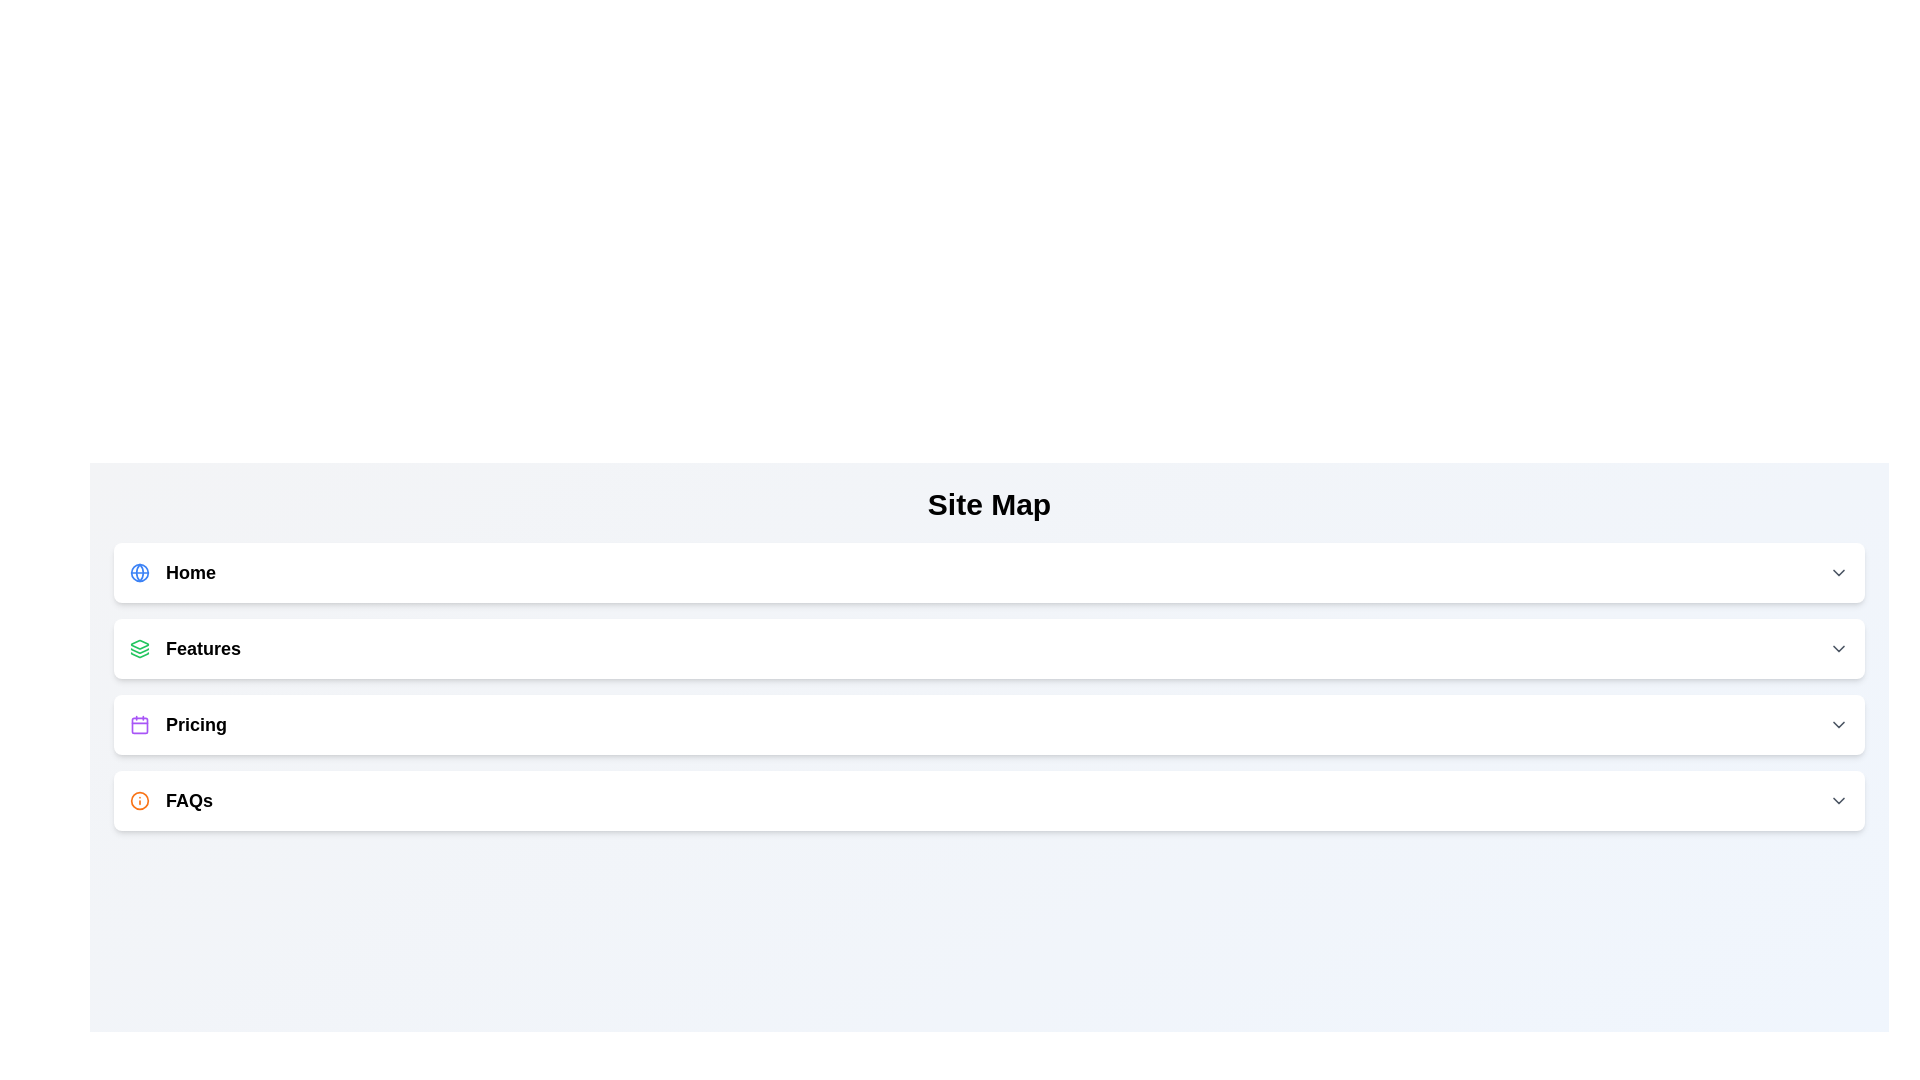 Image resolution: width=1920 pixels, height=1080 pixels. I want to click on the prominent orange circular icon resembling an information sign located to the left of the text 'FAQs' in the fourth row of the menu items, so click(138, 800).